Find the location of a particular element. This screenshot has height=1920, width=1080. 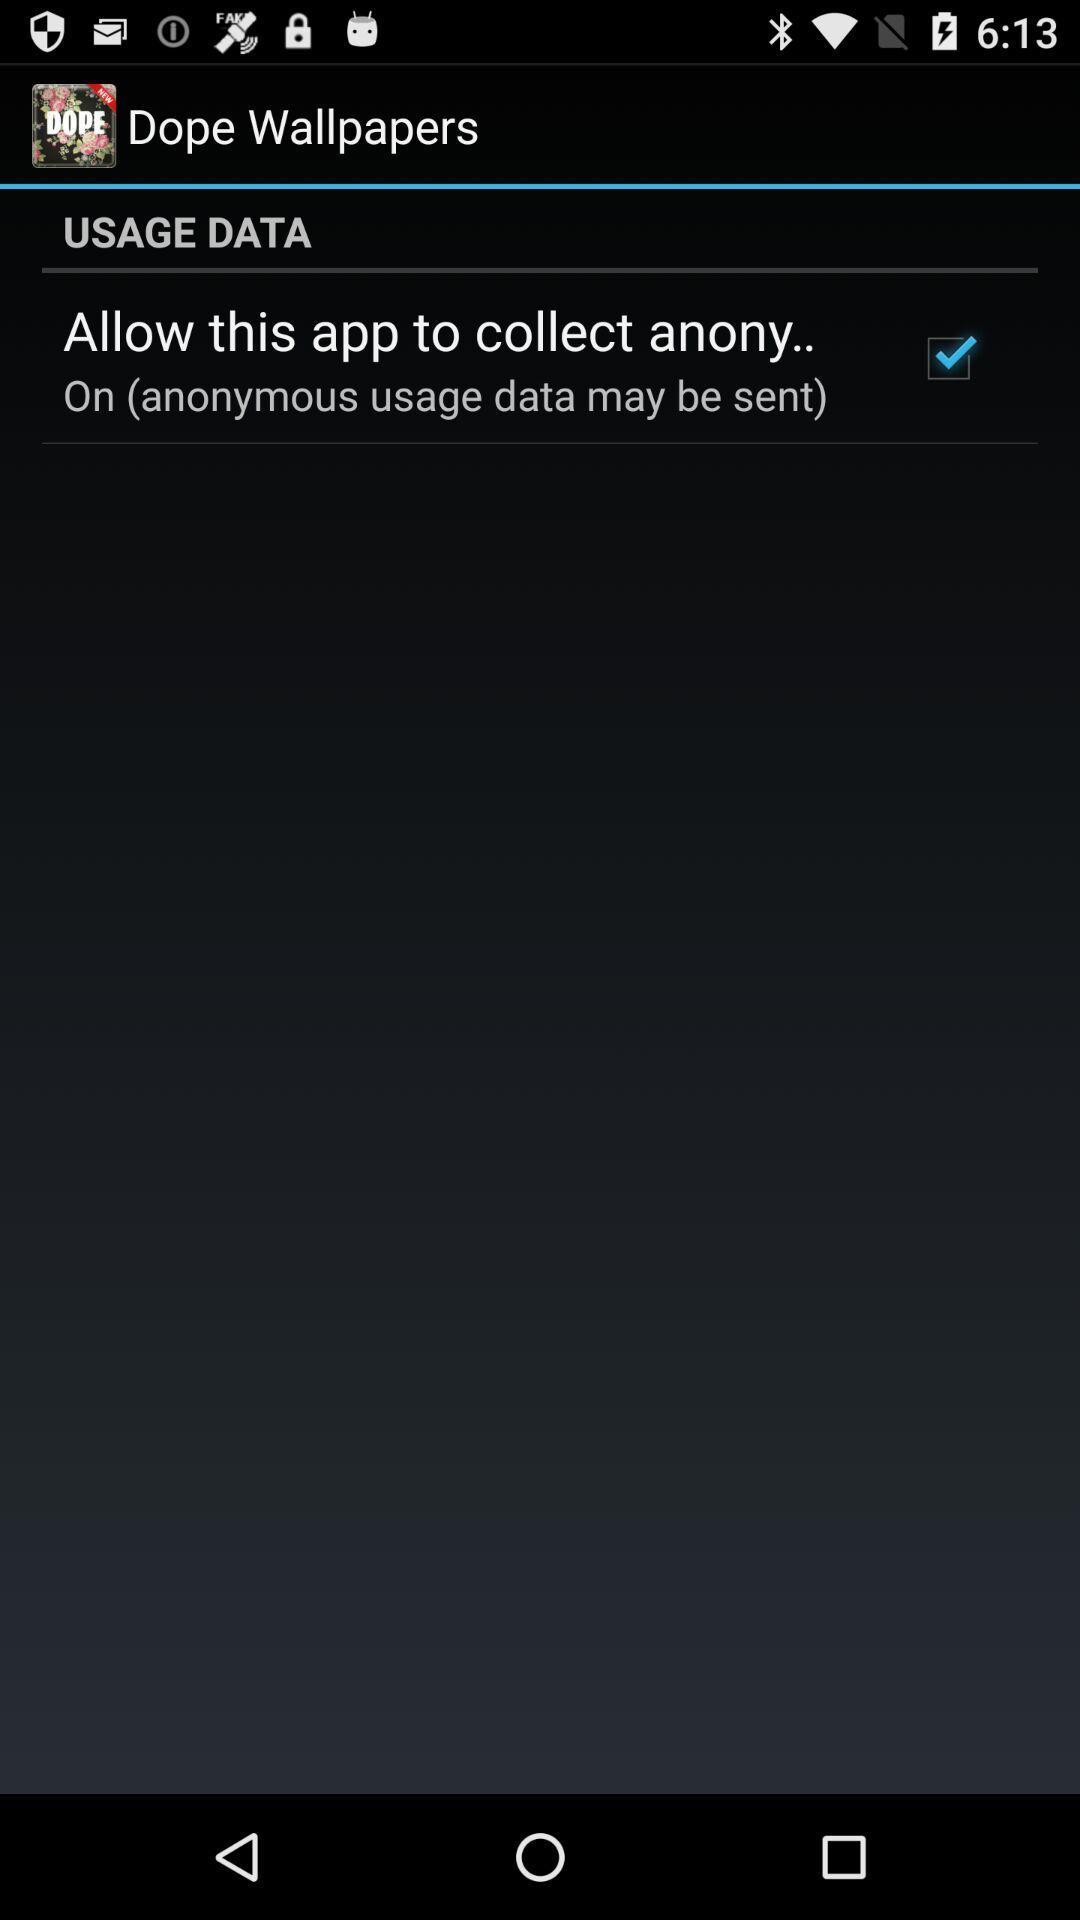

the allow this app icon is located at coordinates (463, 329).